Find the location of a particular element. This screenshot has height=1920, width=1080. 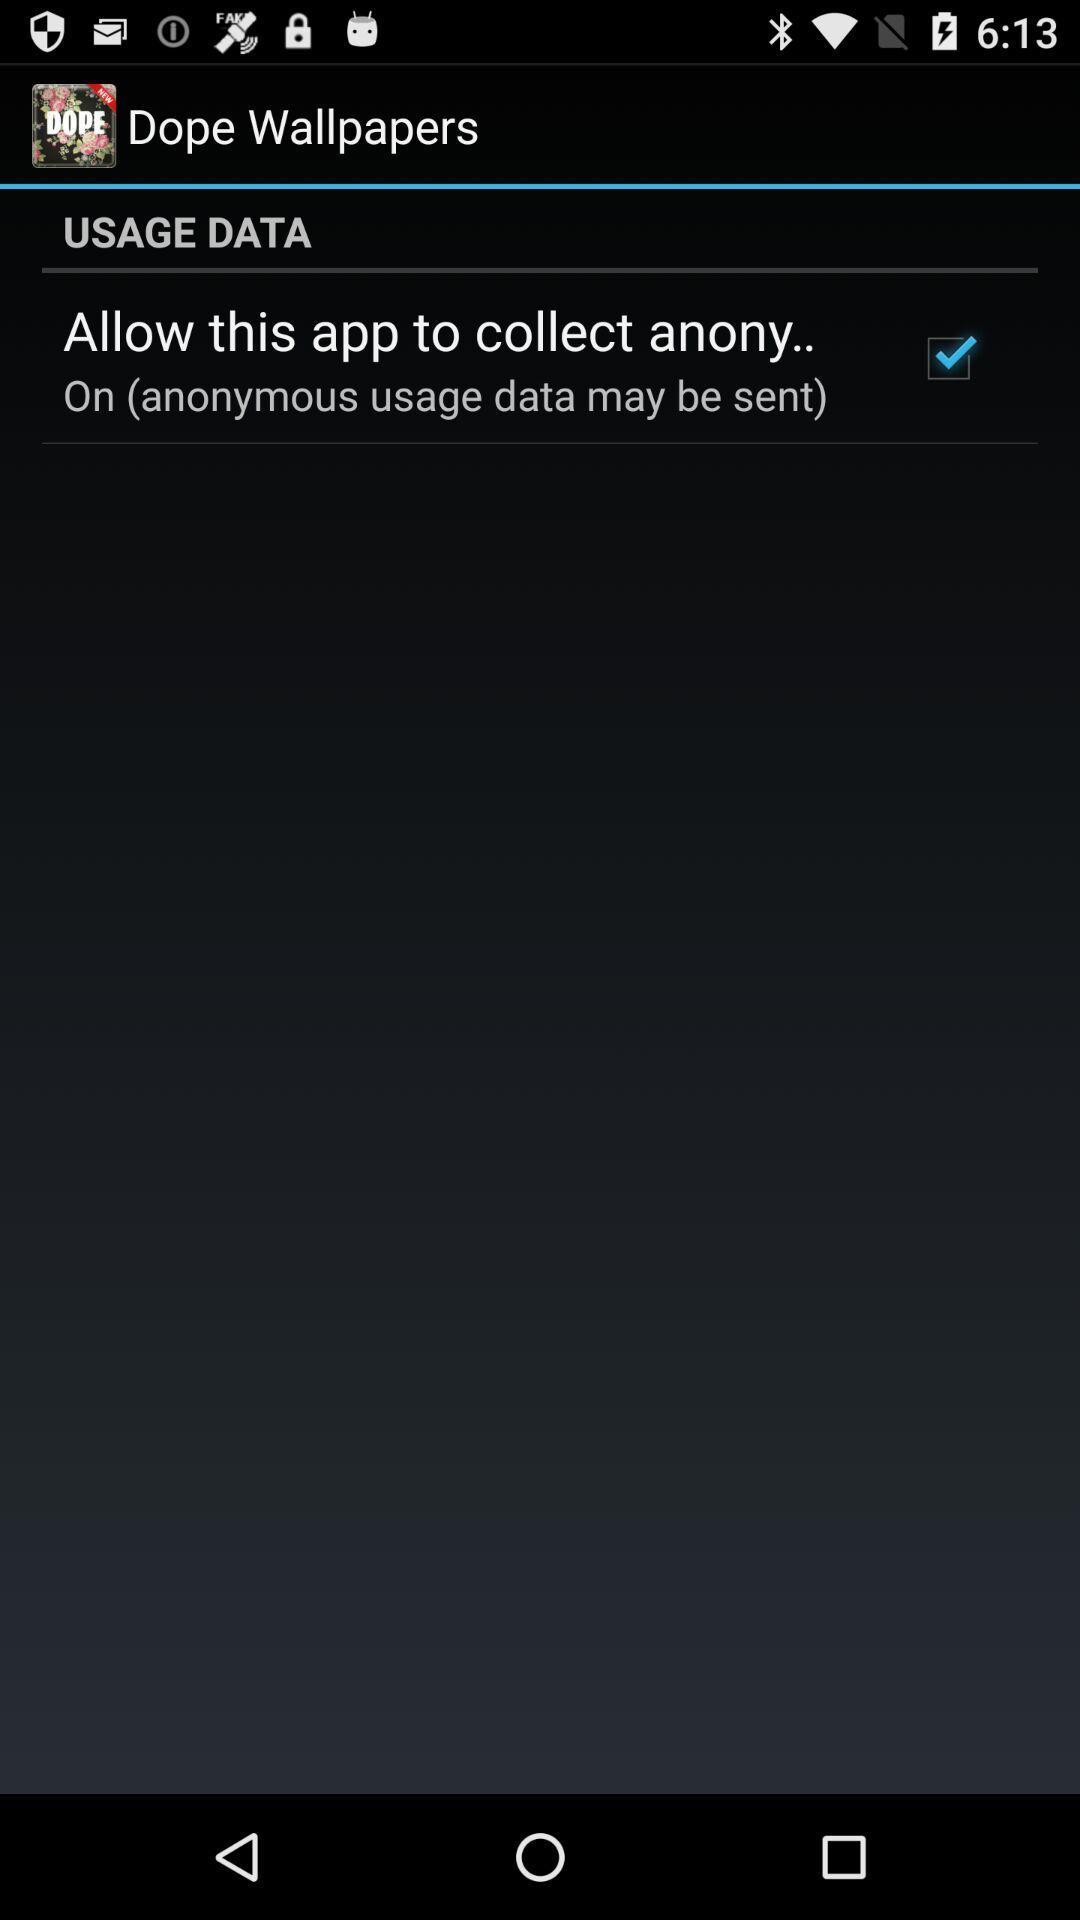

the allow this app icon is located at coordinates (463, 329).